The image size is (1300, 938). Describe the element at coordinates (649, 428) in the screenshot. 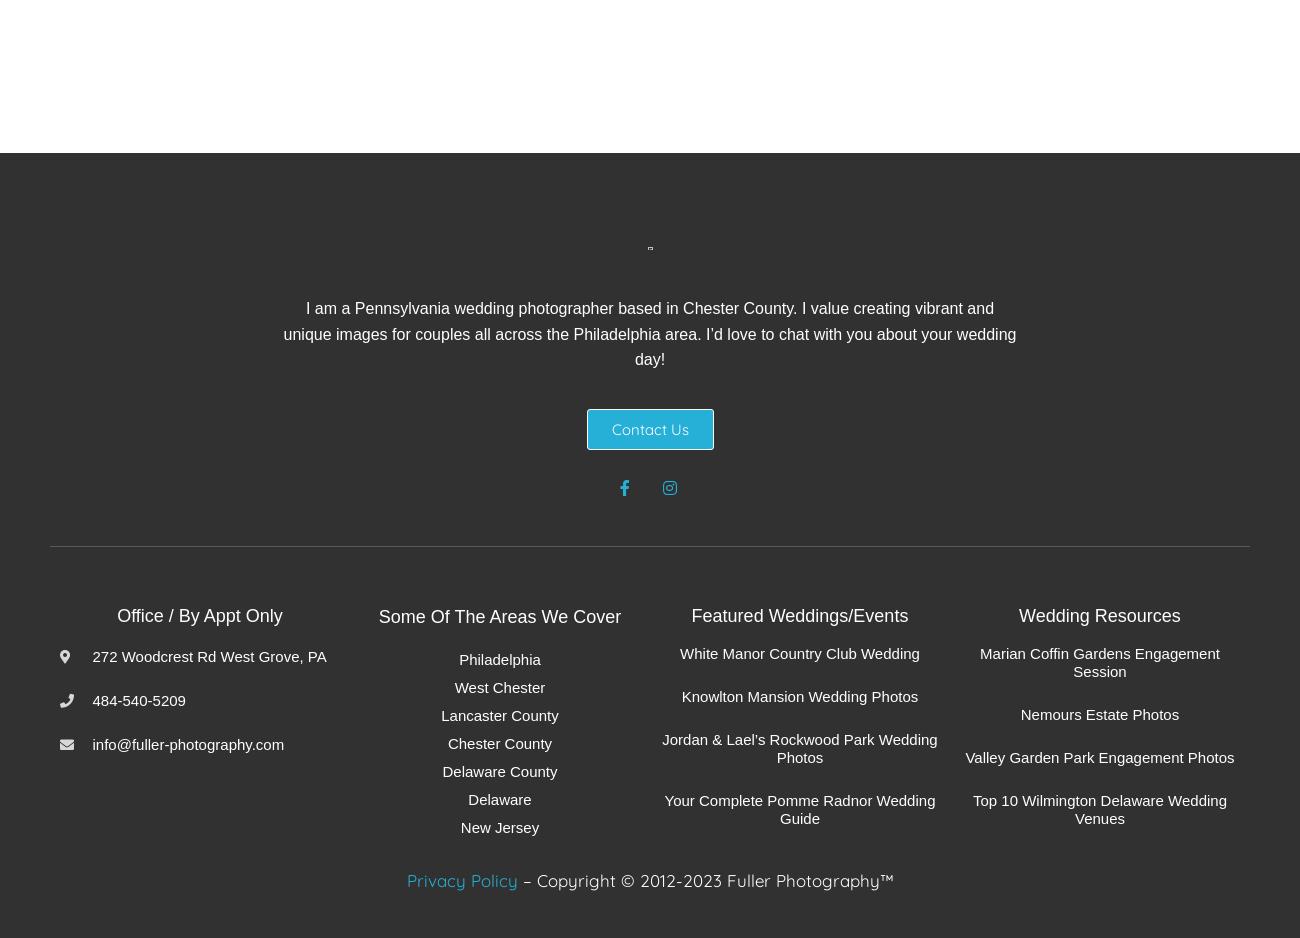

I see `'Contact Us'` at that location.